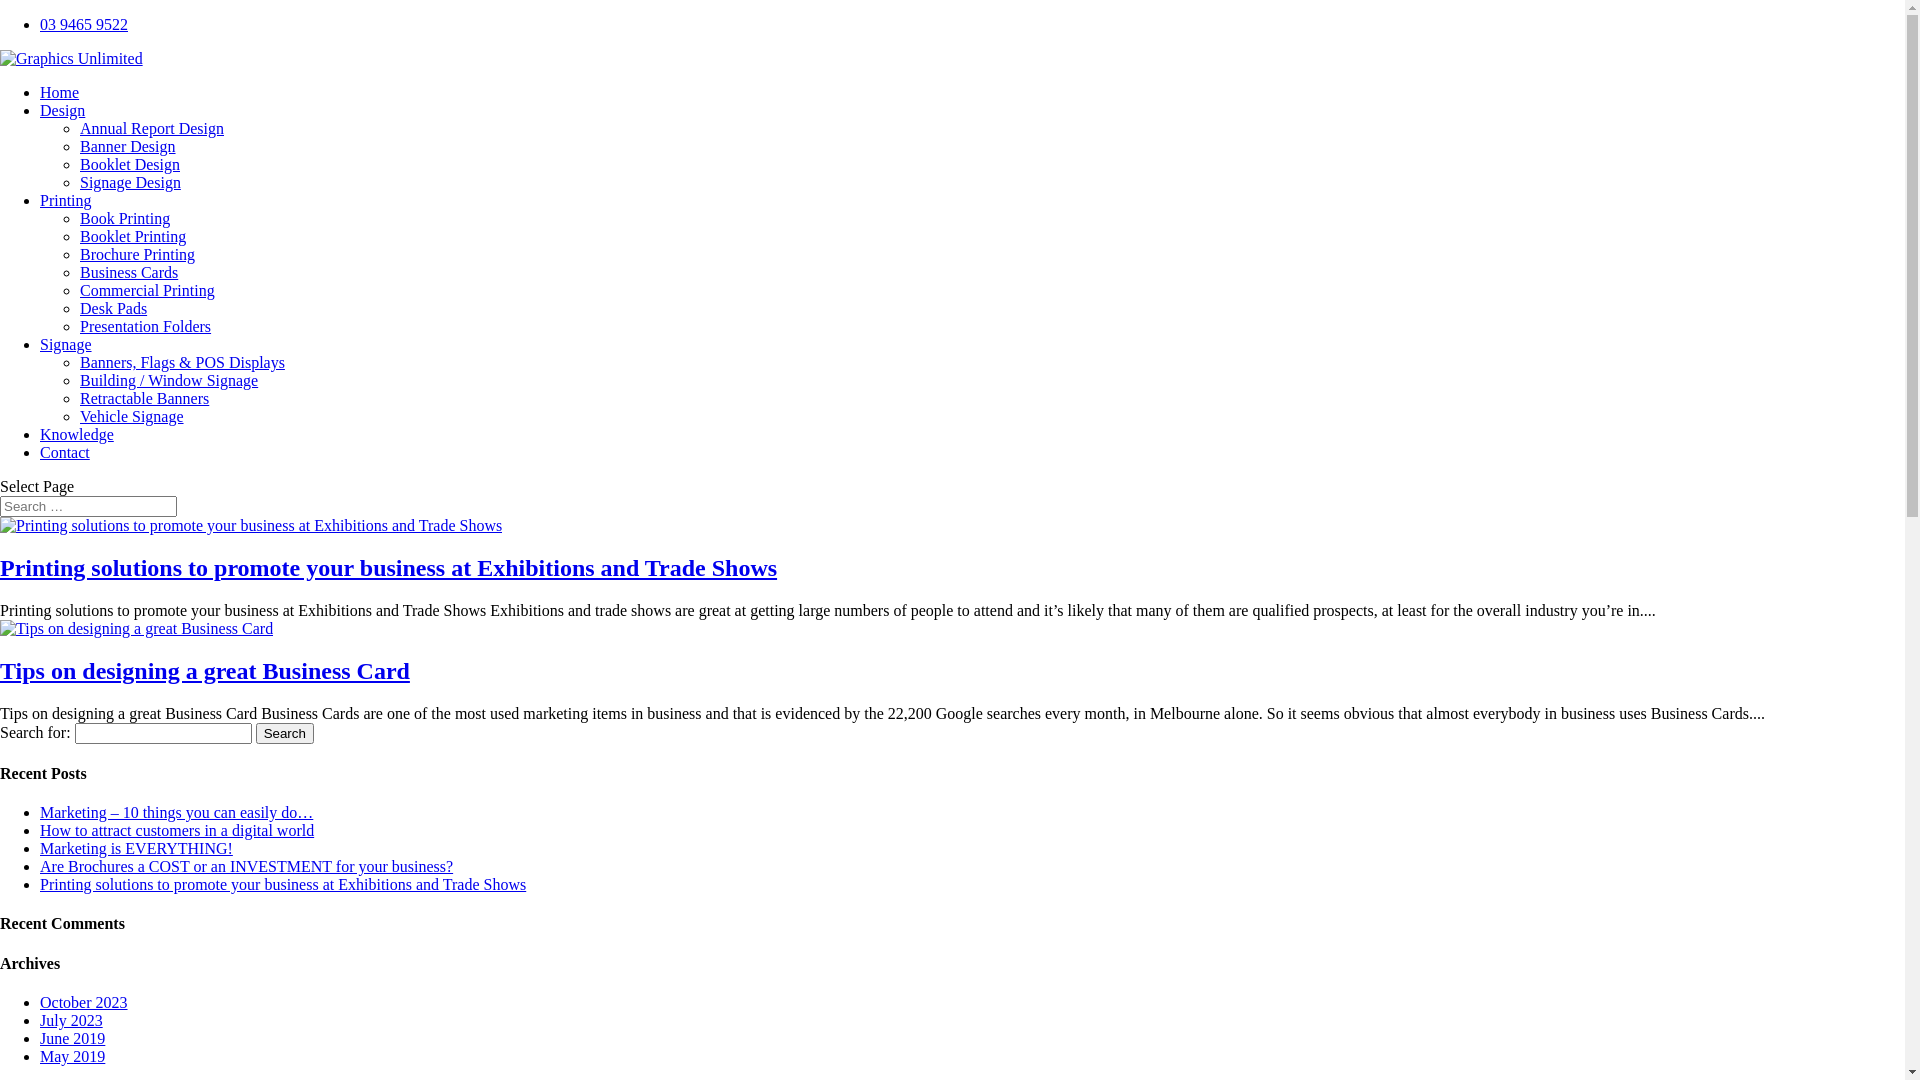 This screenshot has height=1080, width=1920. Describe the element at coordinates (39, 865) in the screenshot. I see `'Are Brochures a COST or an INVESTMENT for your business?'` at that location.